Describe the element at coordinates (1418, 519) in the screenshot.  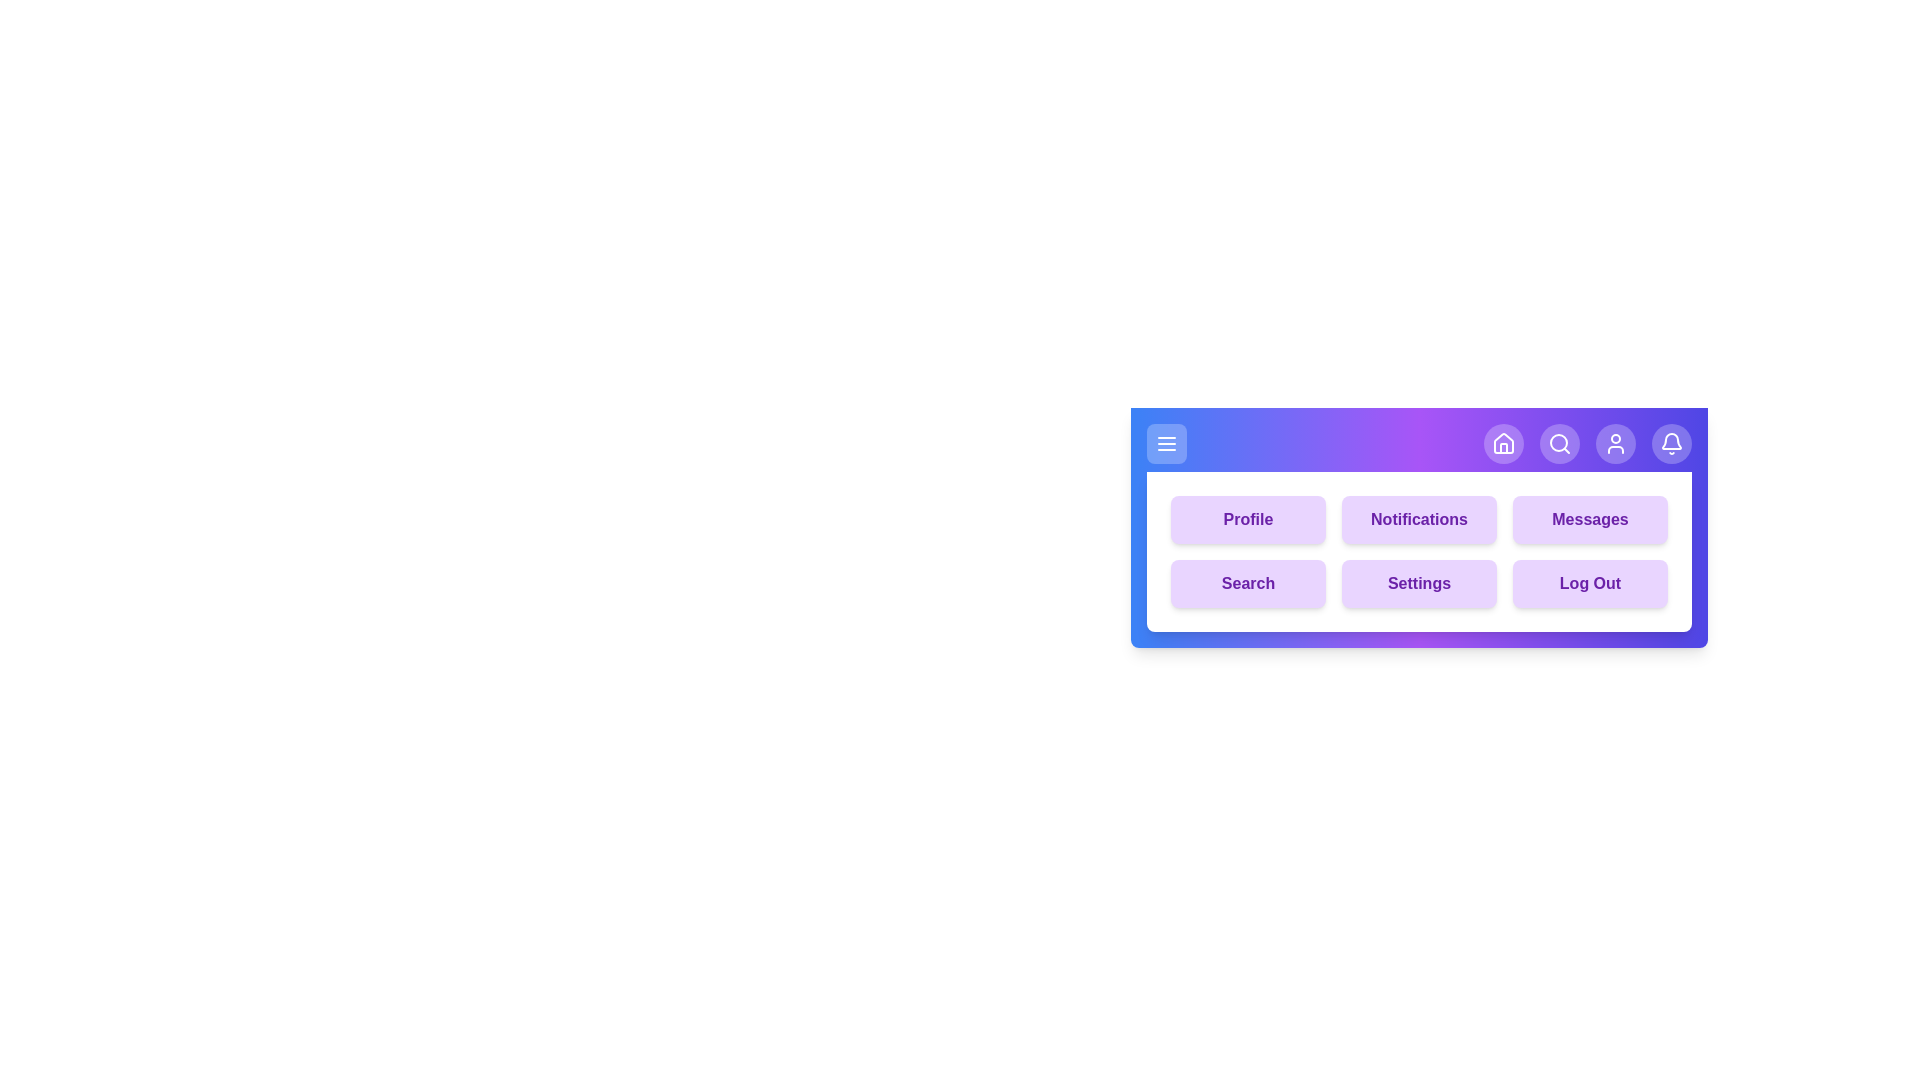
I see `the menu button labeled Notifications` at that location.